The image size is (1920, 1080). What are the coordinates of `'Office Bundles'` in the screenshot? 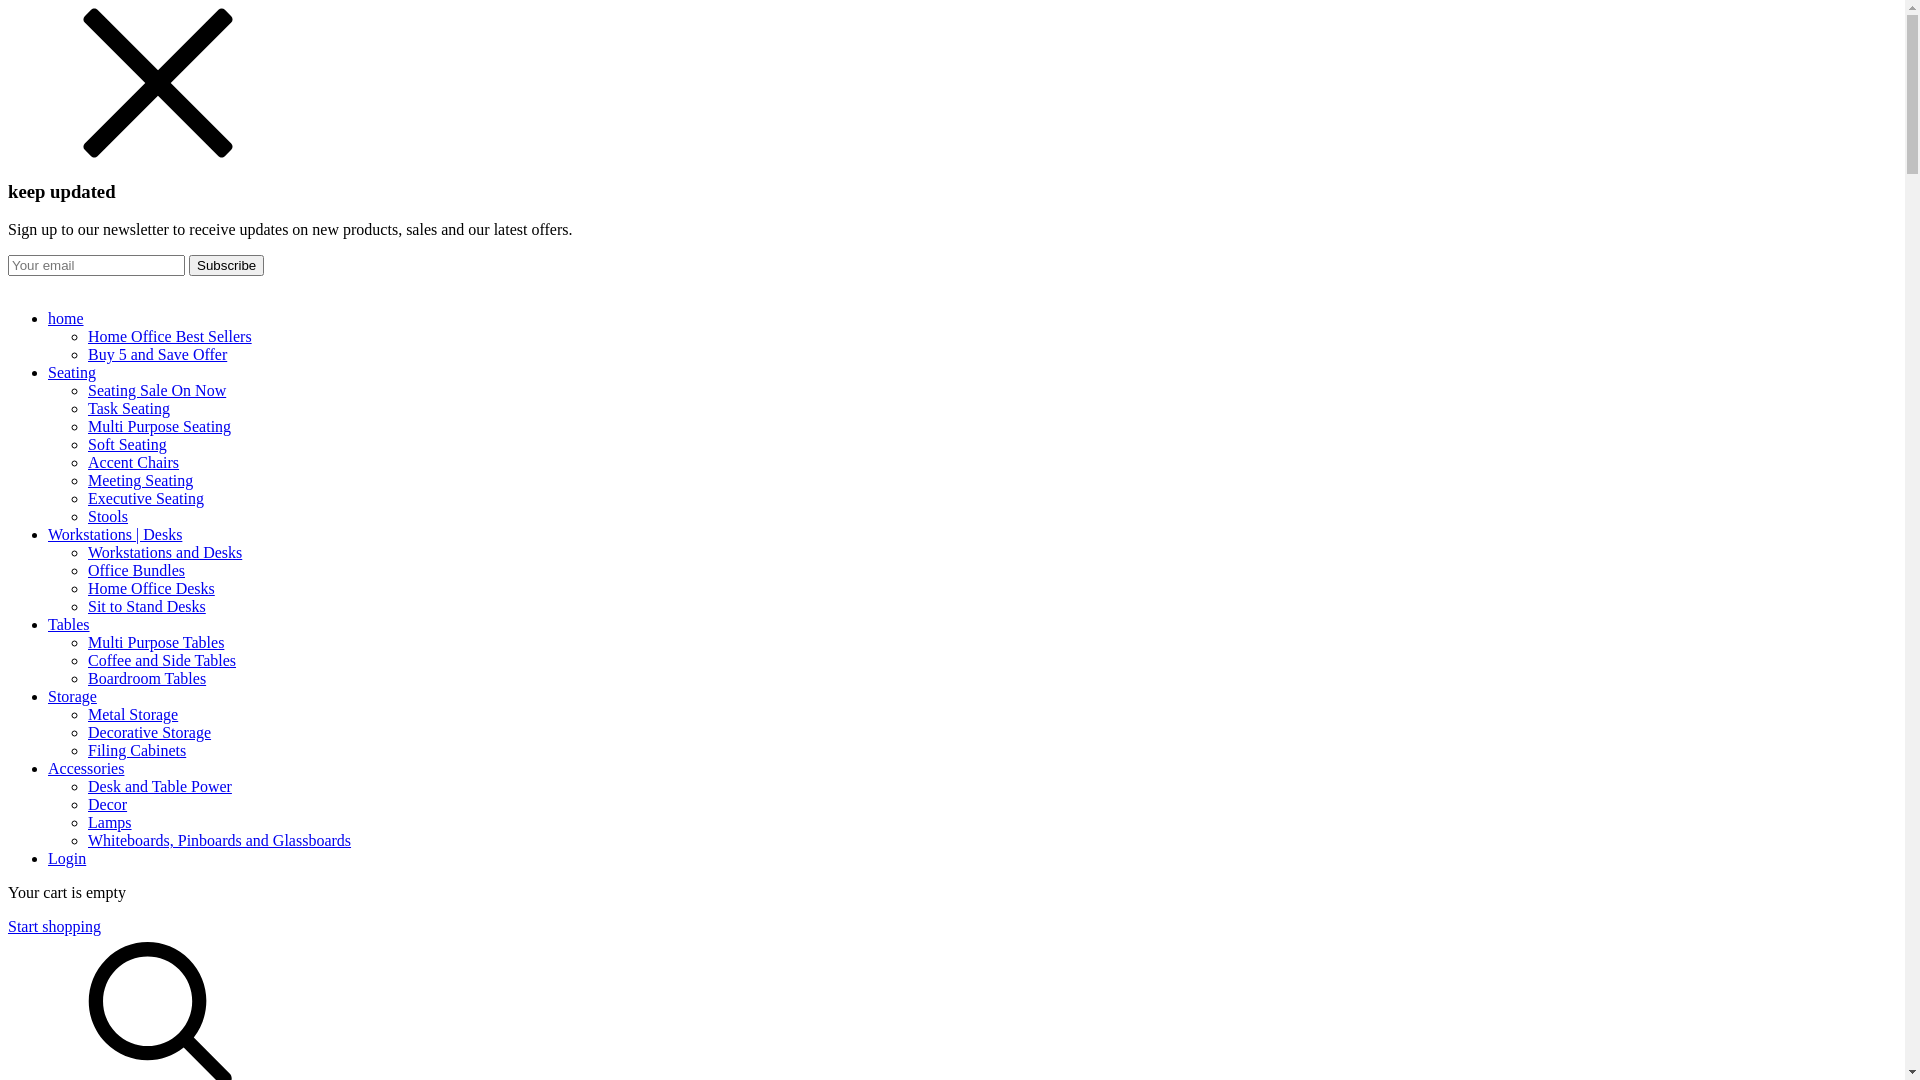 It's located at (135, 570).